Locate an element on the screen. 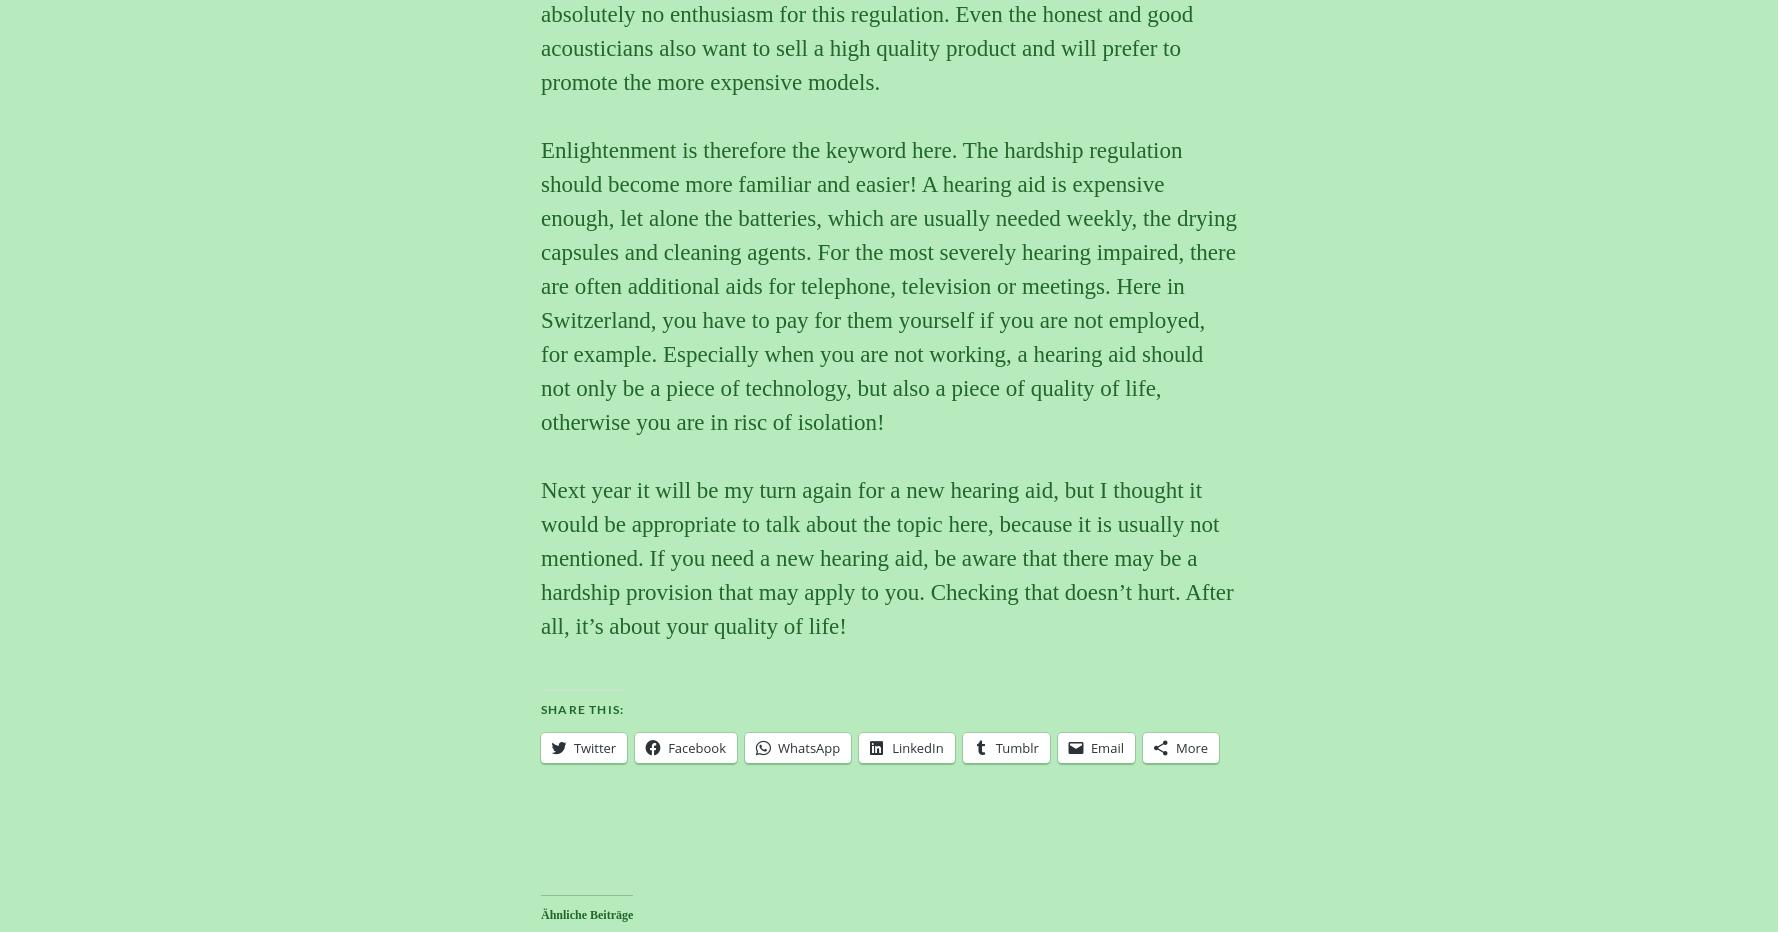 Image resolution: width=1778 pixels, height=932 pixels. 'Enlightenment is therefore the keyword here. The hardship regulation should become more familiar and easier! A hearing aid is expensive enough, let alone the batteries, which are usually needed weekly, the drying capsules and cleaning agents. For the most severely hearing impaired, there are often additional aids for telephone, television or meetings. Here in Switzerland, you have to pay for them yourself if you are not employed, for example. Especially when you are not working, a hearing aid should not only be a piece of technology, but also a piece of quality of life, otherwise you are in risc of isolation!' is located at coordinates (887, 285).